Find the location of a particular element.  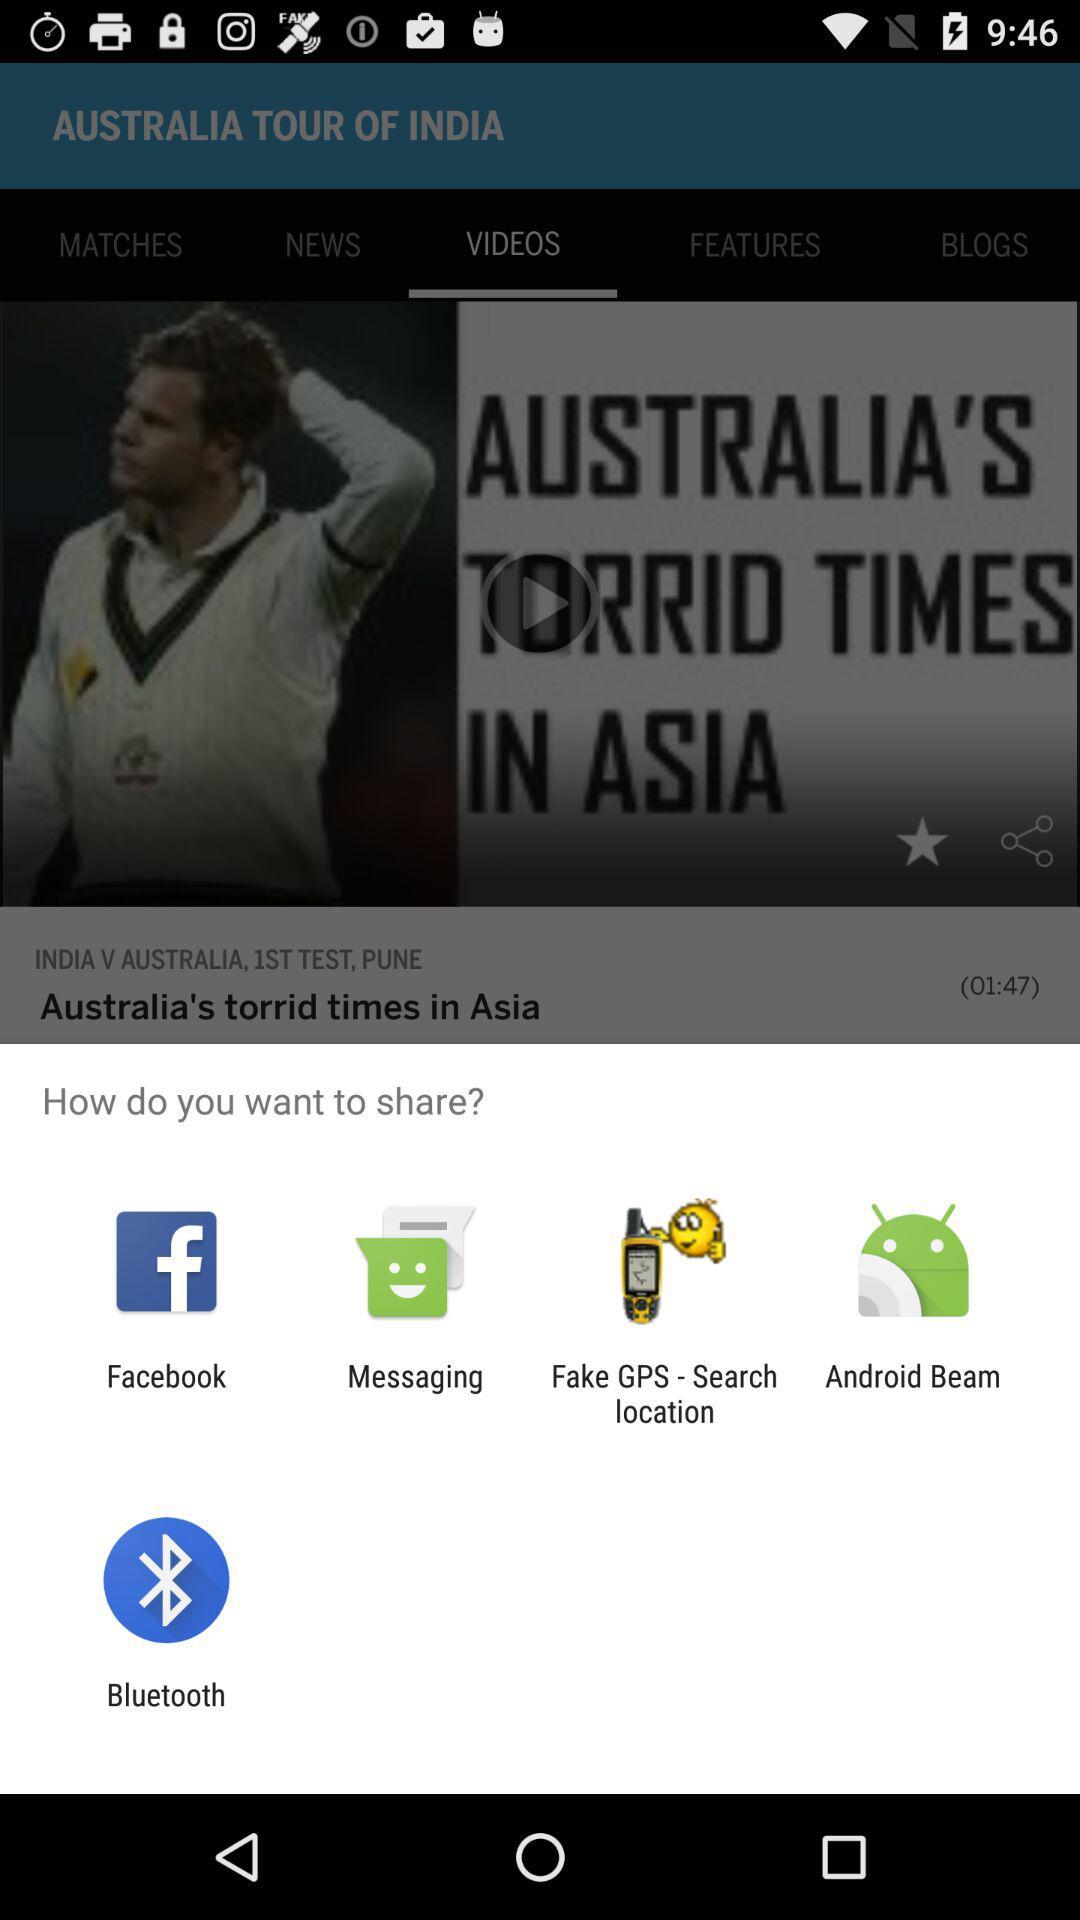

the item next to messaging item is located at coordinates (165, 1392).